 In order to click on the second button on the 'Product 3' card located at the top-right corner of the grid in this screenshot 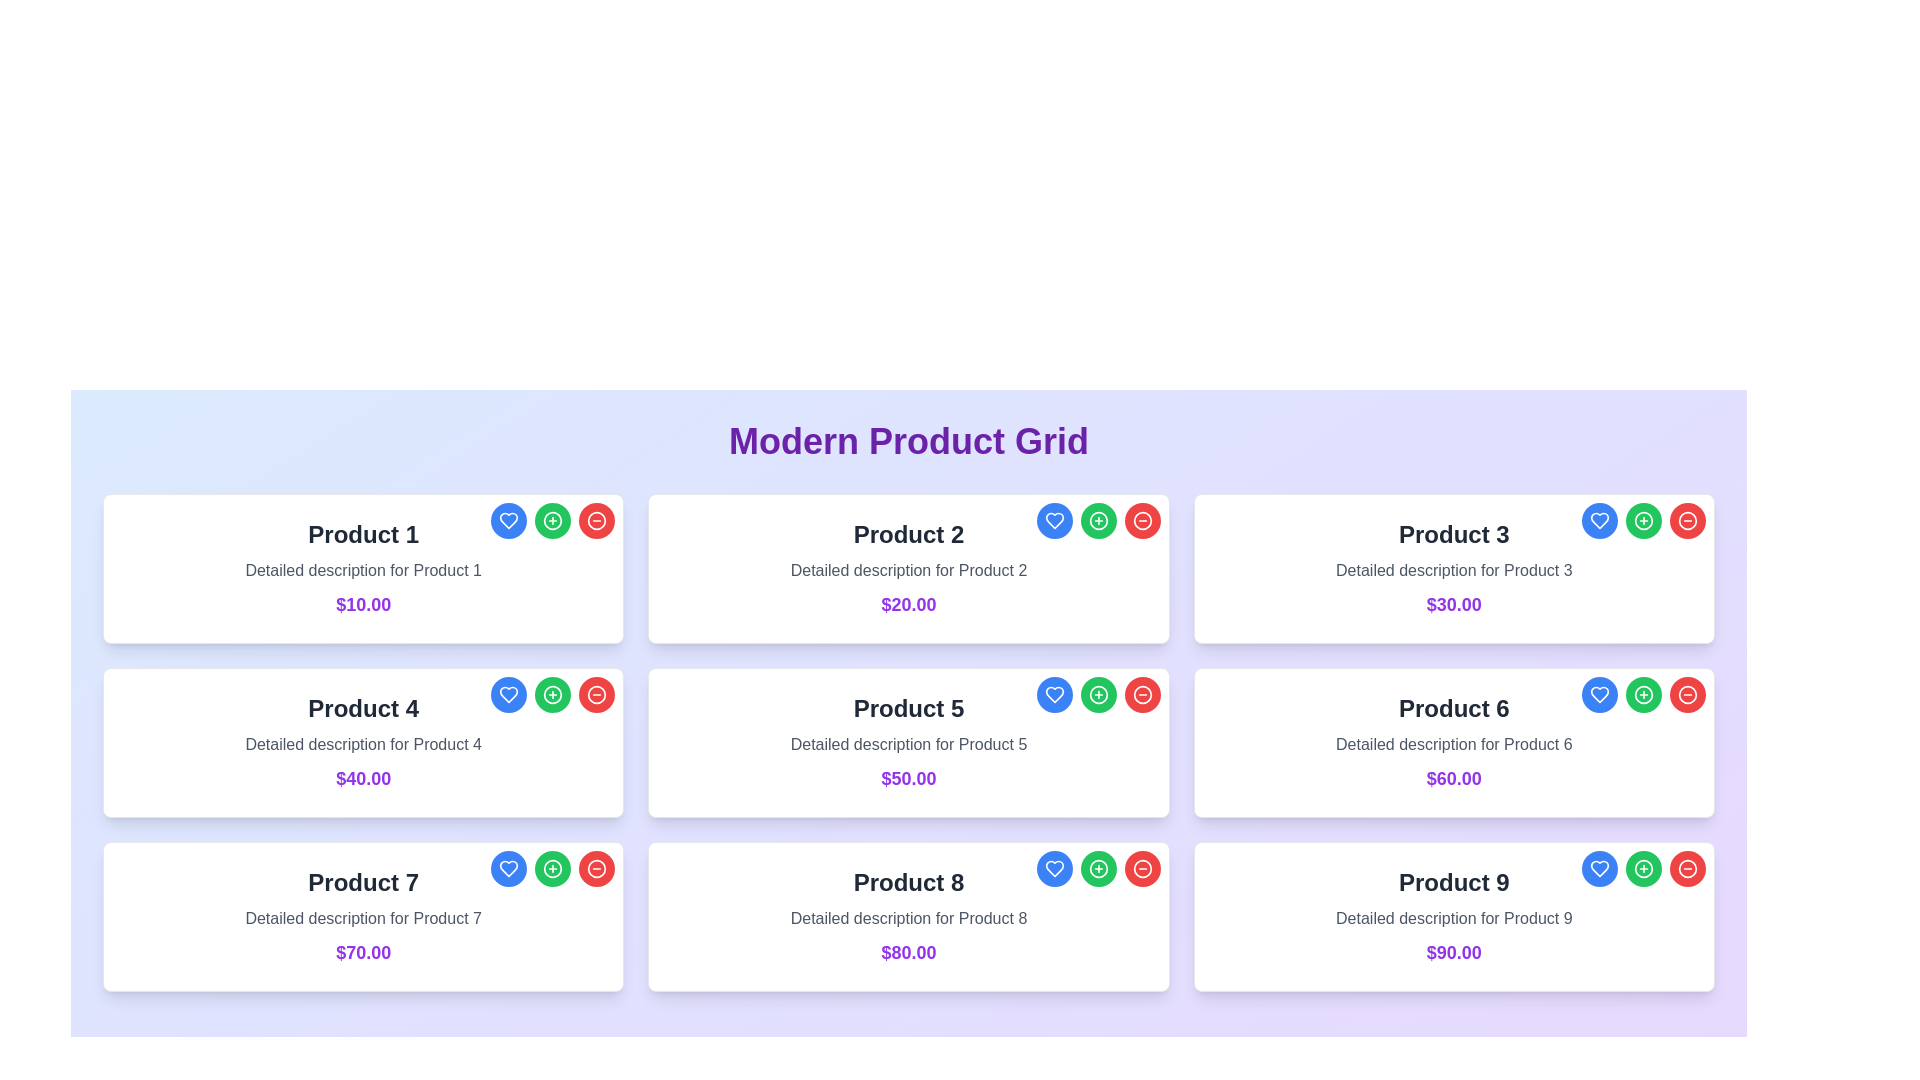, I will do `click(1643, 519)`.